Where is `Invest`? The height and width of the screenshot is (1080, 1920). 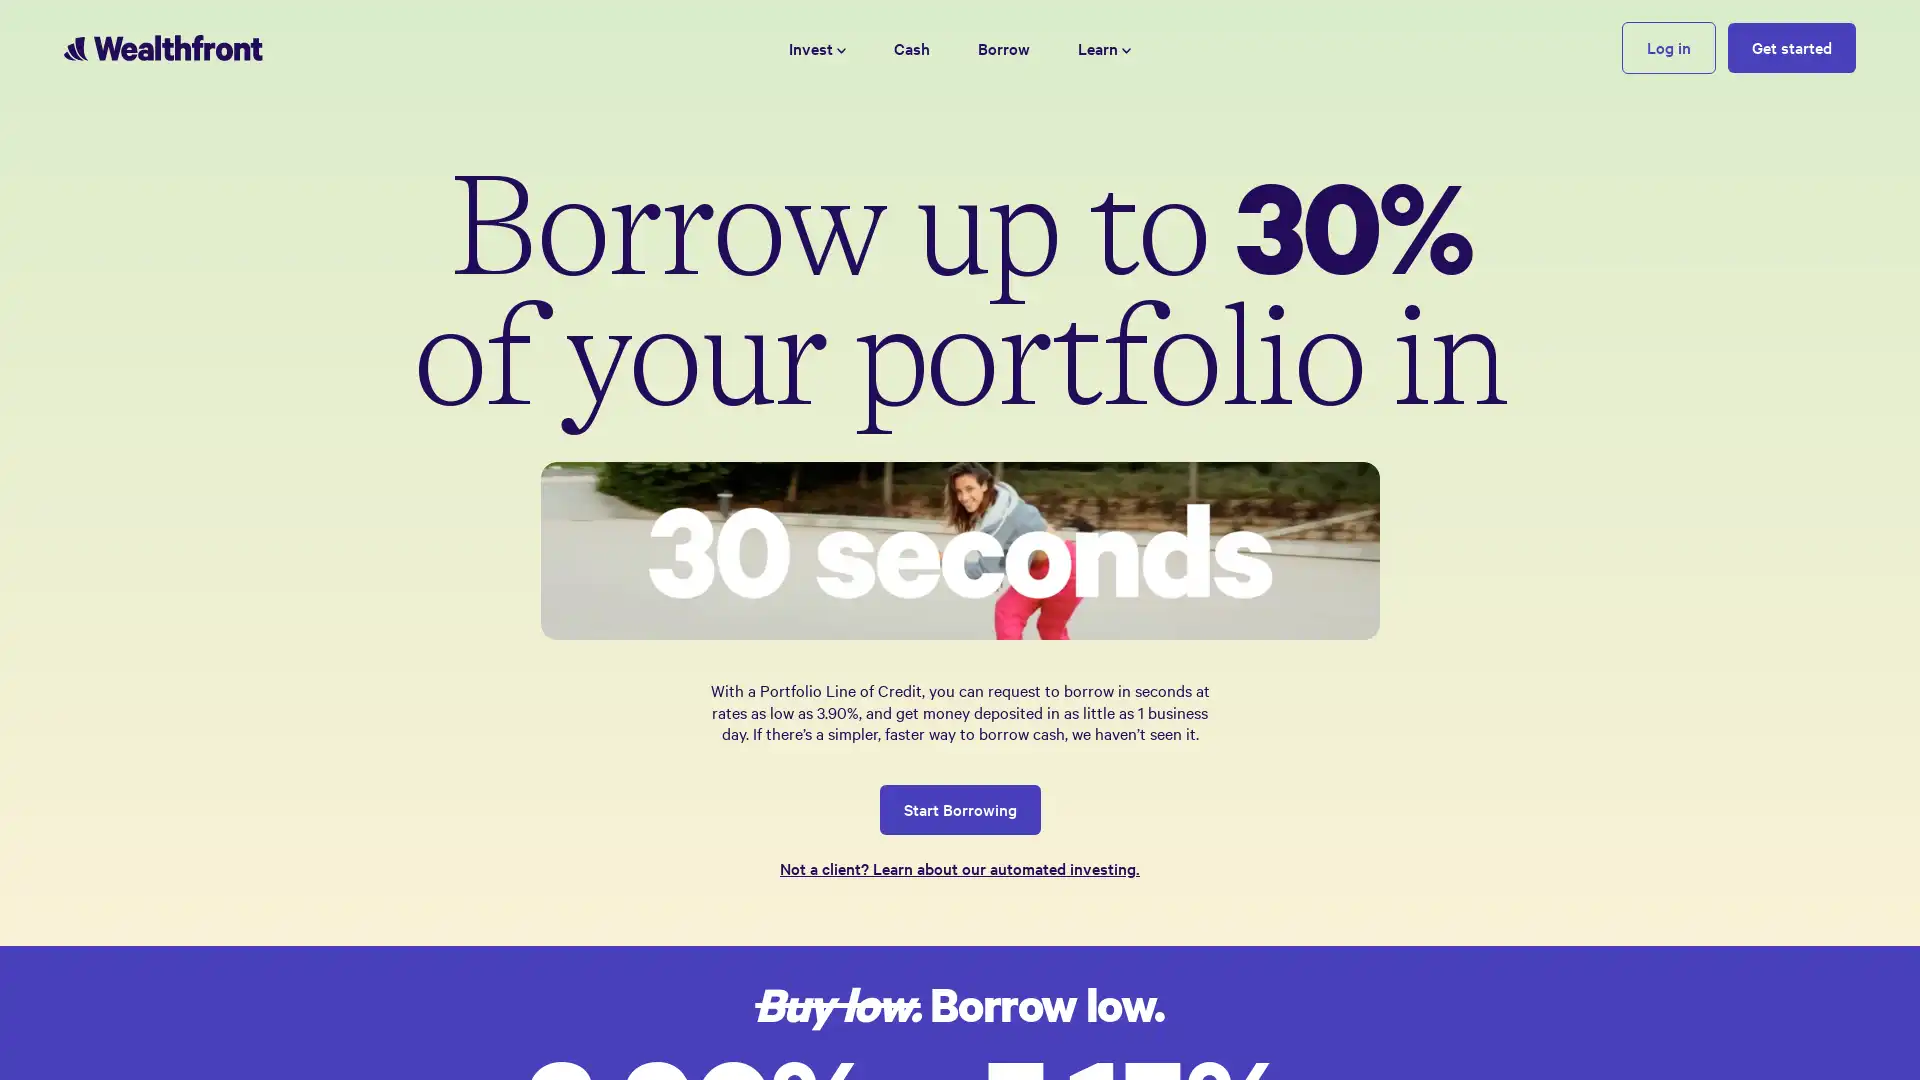
Invest is located at coordinates (817, 46).